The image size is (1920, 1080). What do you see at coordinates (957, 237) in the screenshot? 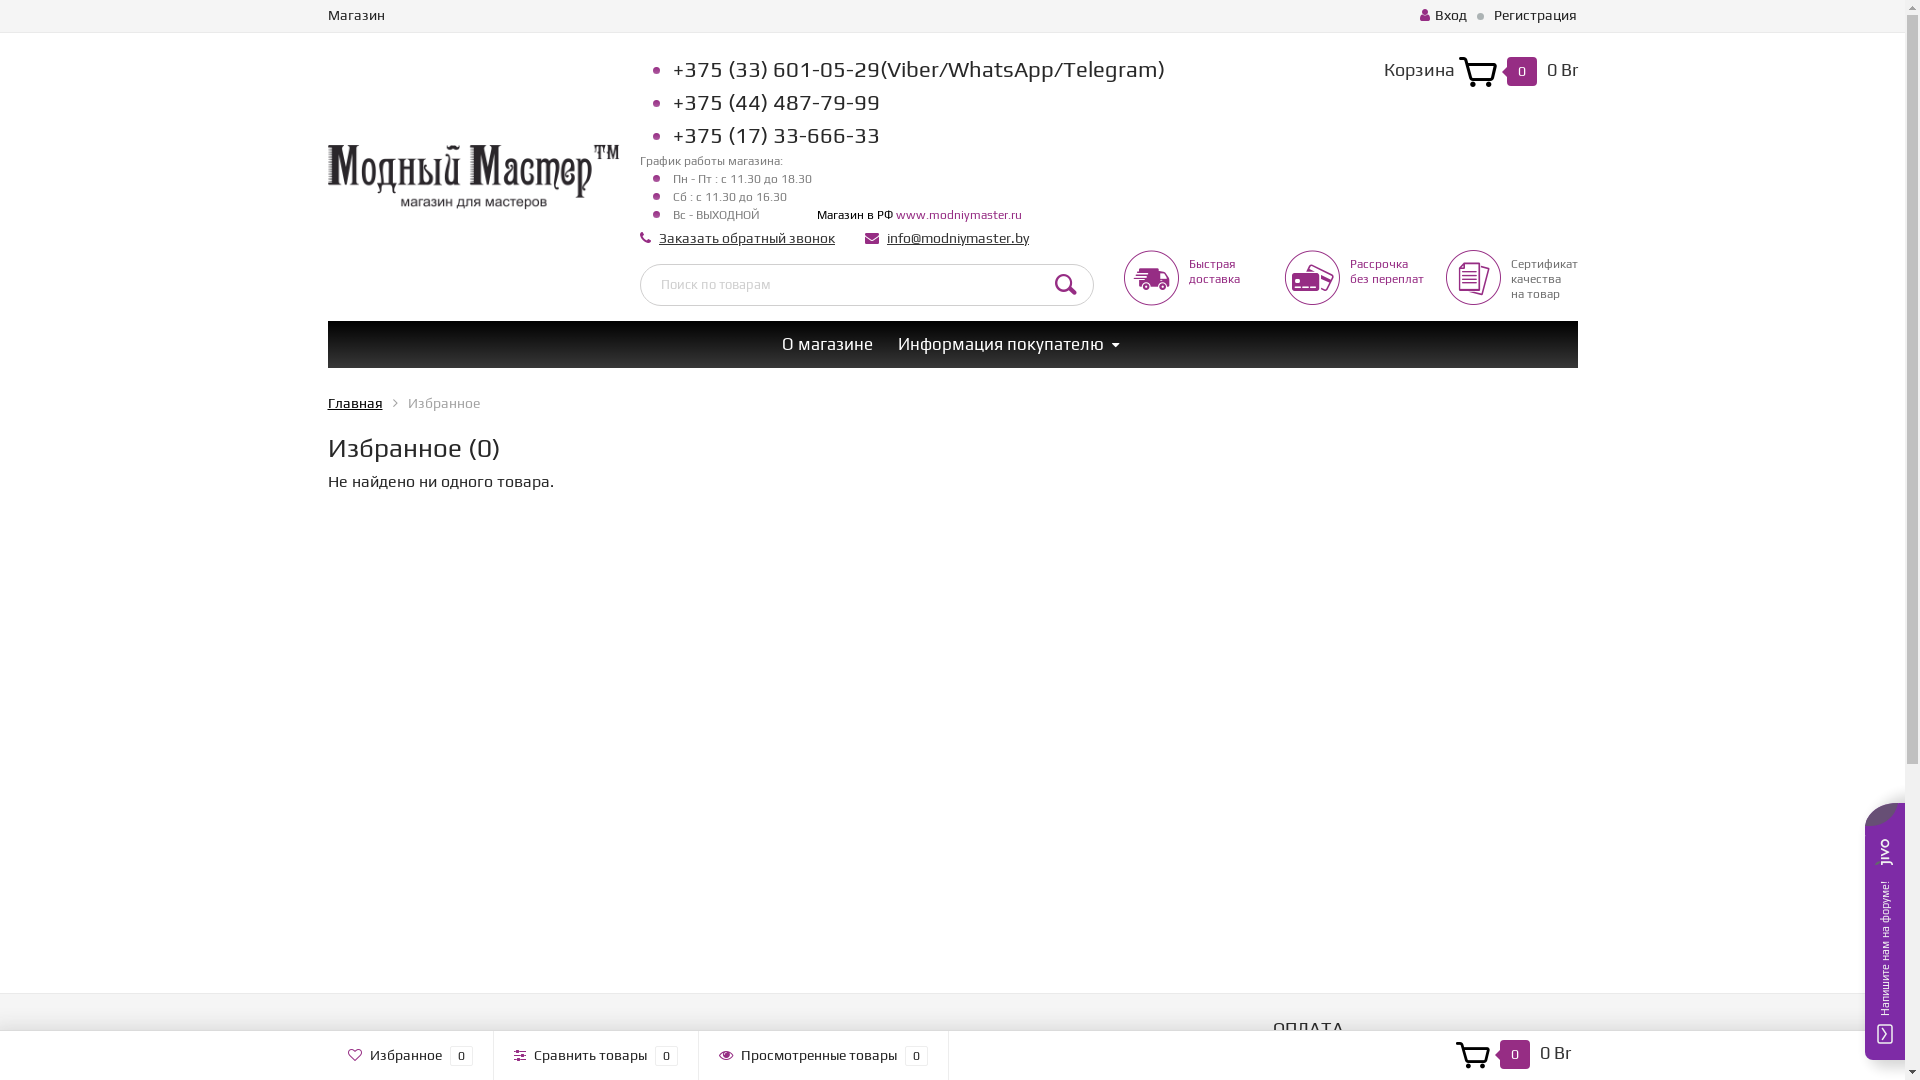
I see `'info@modniymaster.by'` at bounding box center [957, 237].